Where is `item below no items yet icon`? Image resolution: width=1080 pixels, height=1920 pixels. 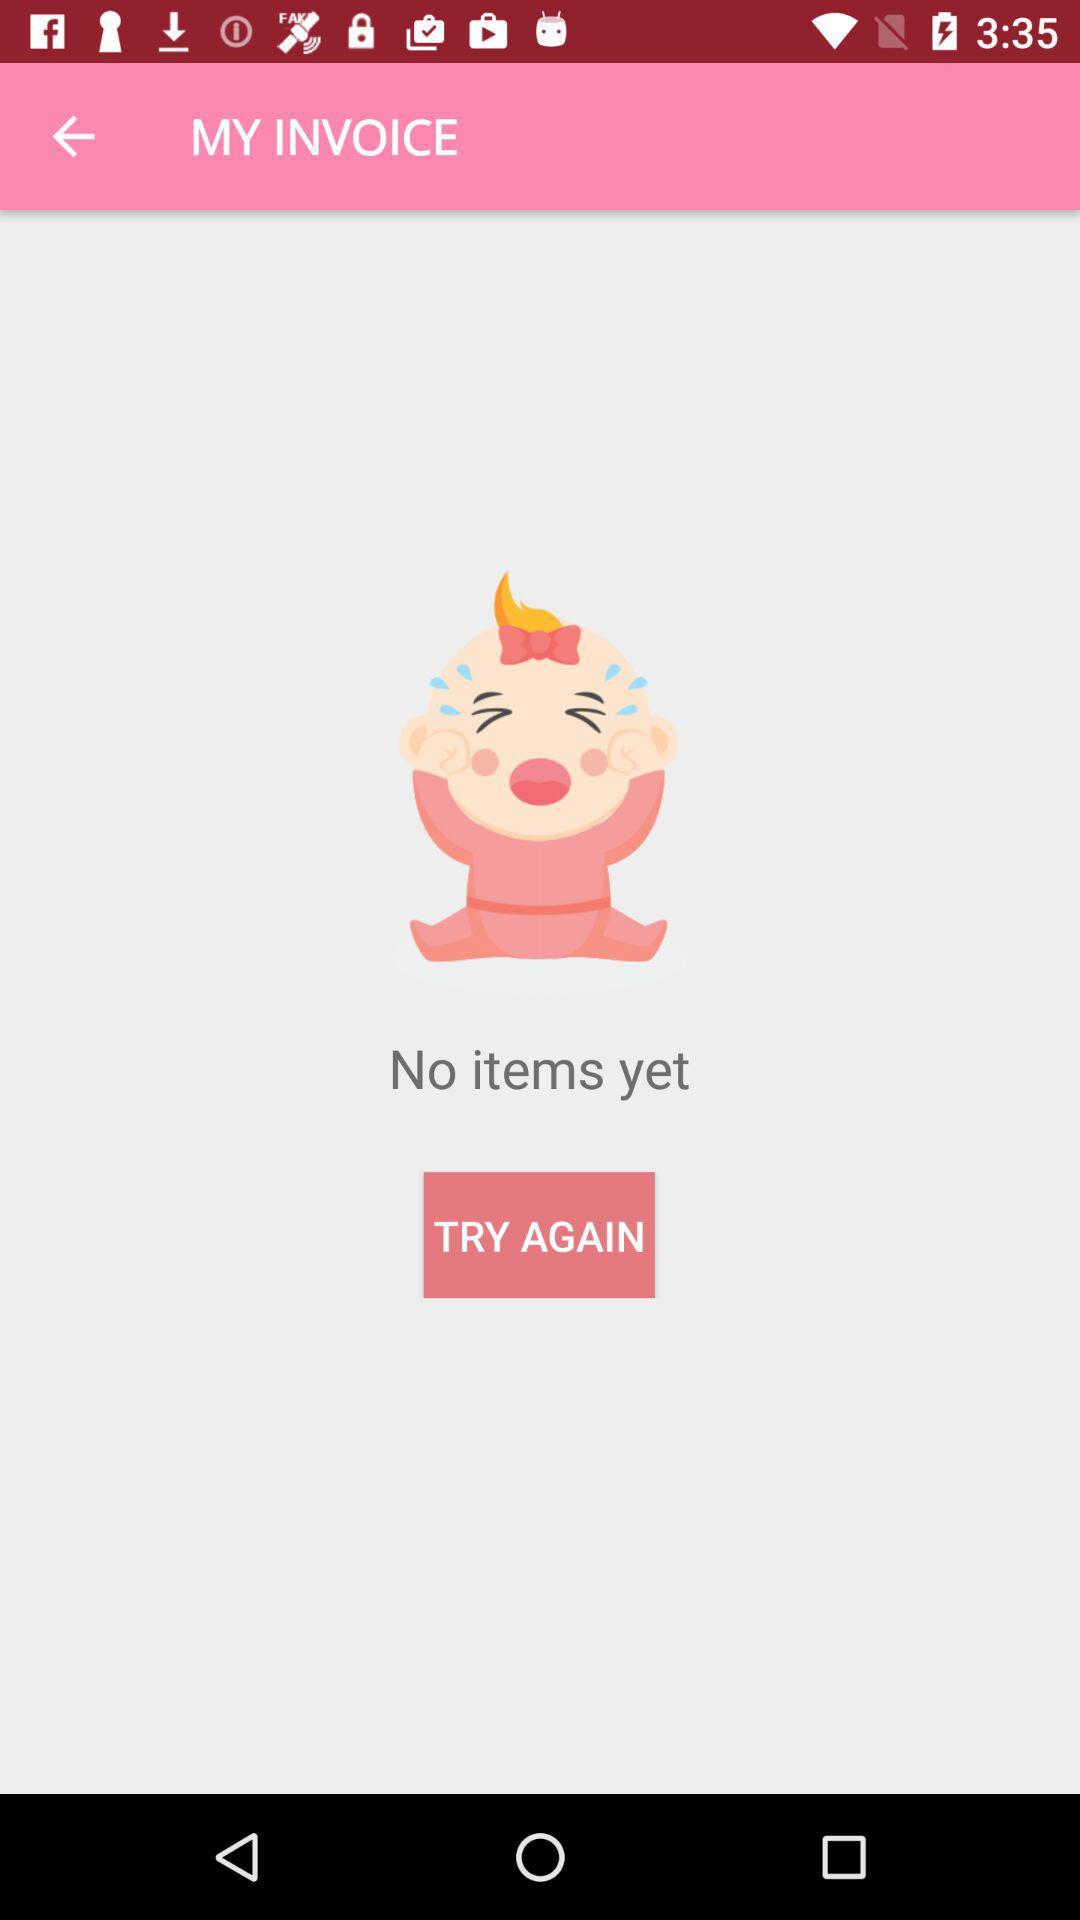 item below no items yet icon is located at coordinates (538, 1234).